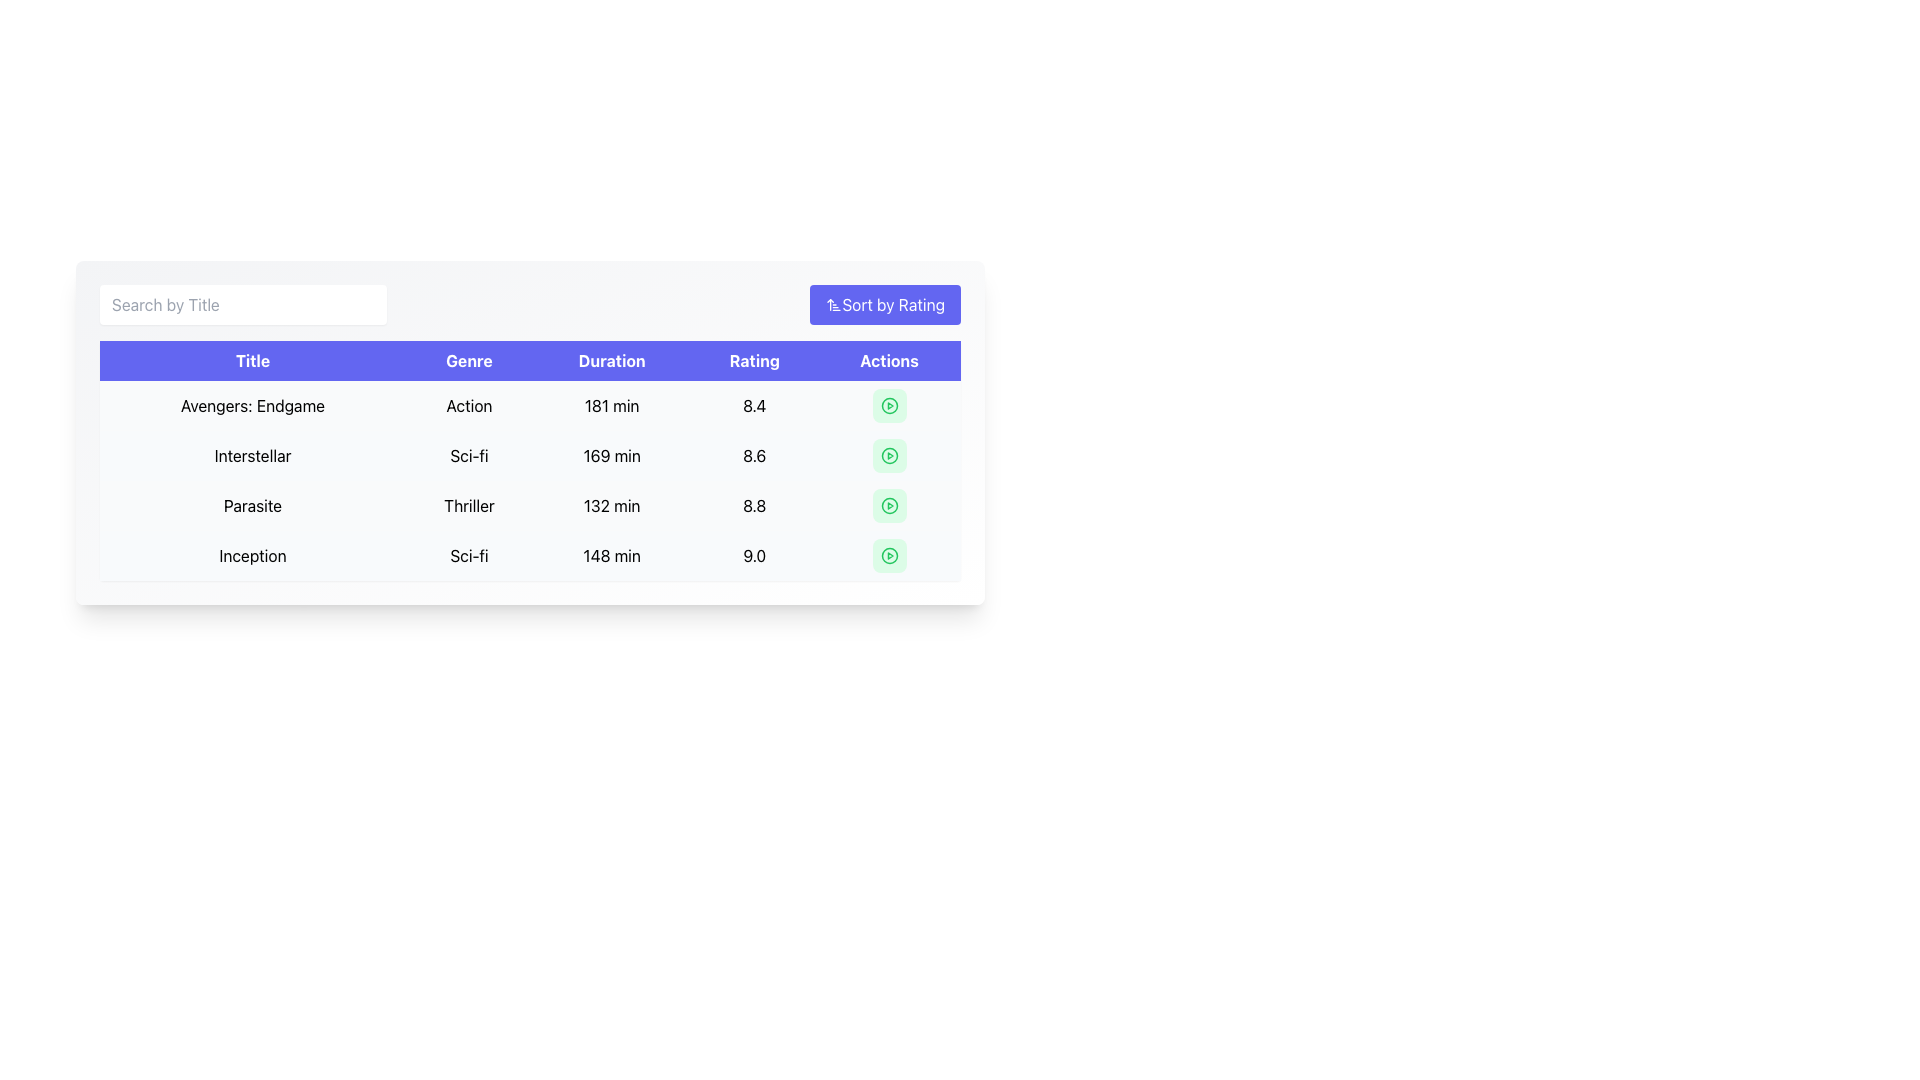 The width and height of the screenshot is (1920, 1080). I want to click on the table cell located in the second row under the 'Duration' column of the movie information table, so click(530, 481).